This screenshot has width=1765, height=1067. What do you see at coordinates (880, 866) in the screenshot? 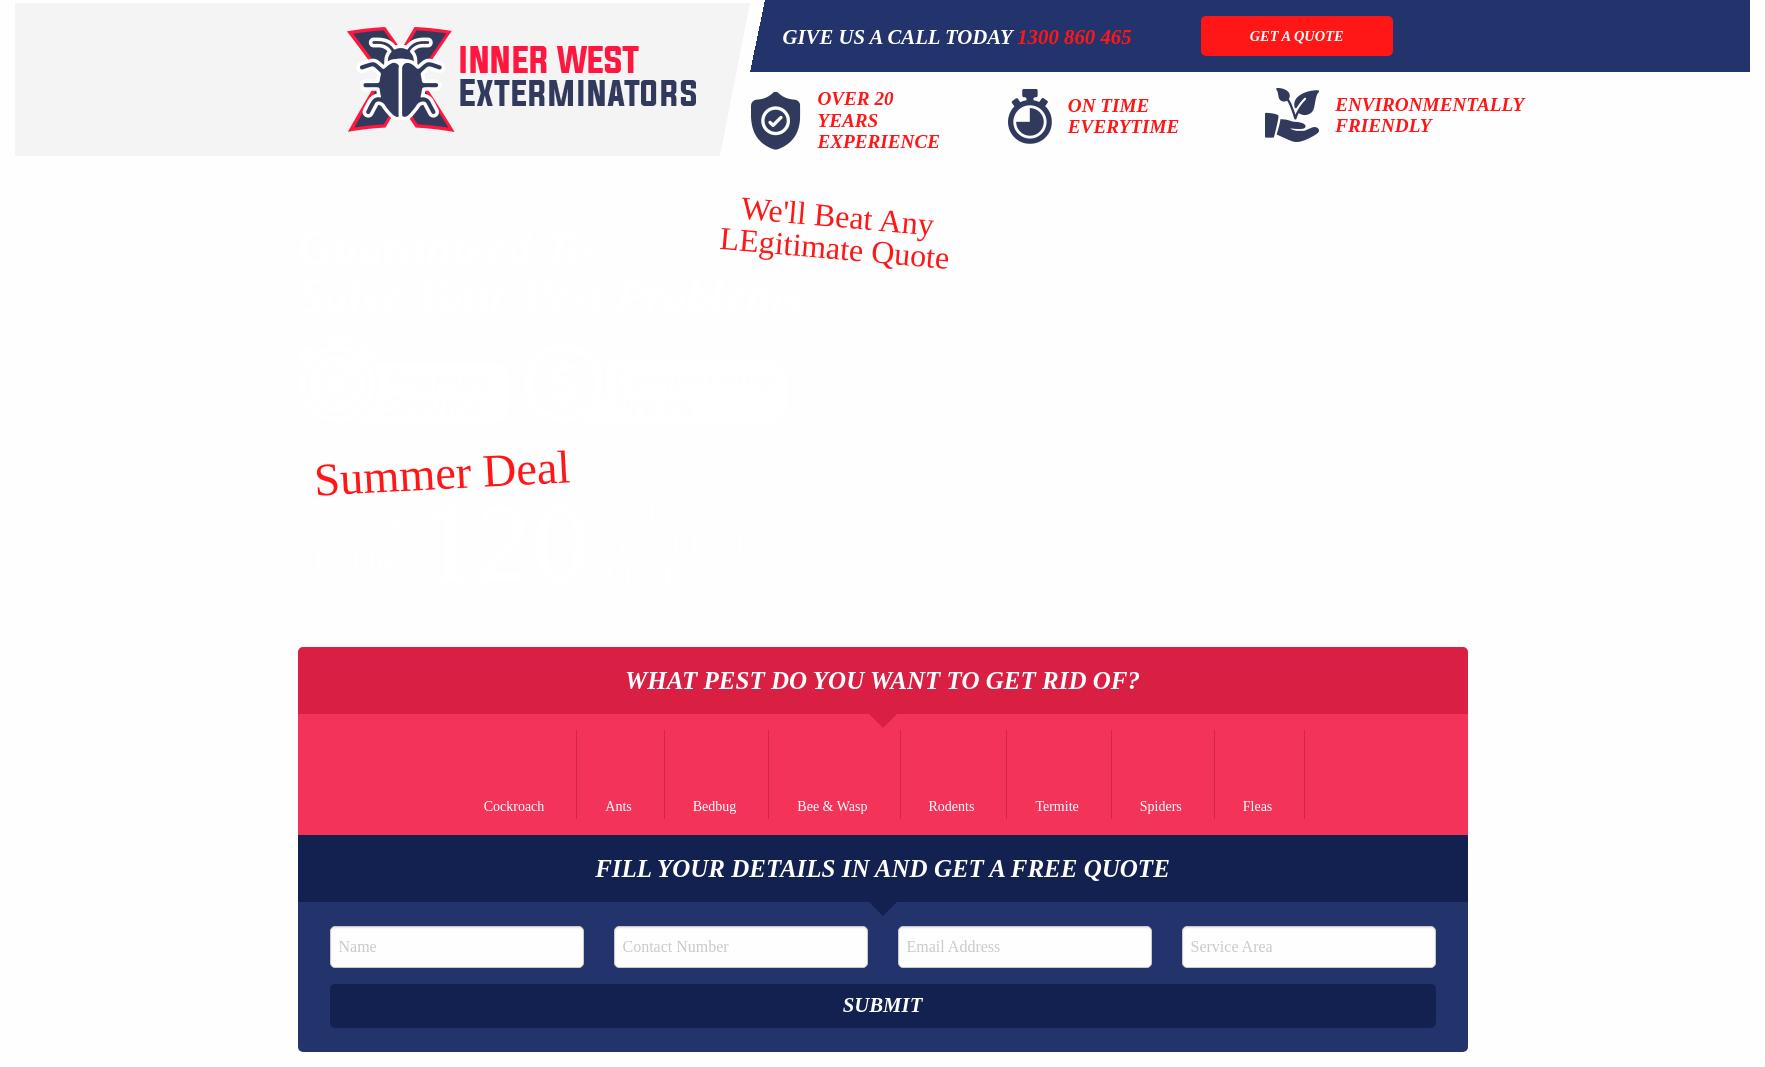
I see `'FILL YOUR DETAILS IN AND GET A FREE QUOTE'` at bounding box center [880, 866].